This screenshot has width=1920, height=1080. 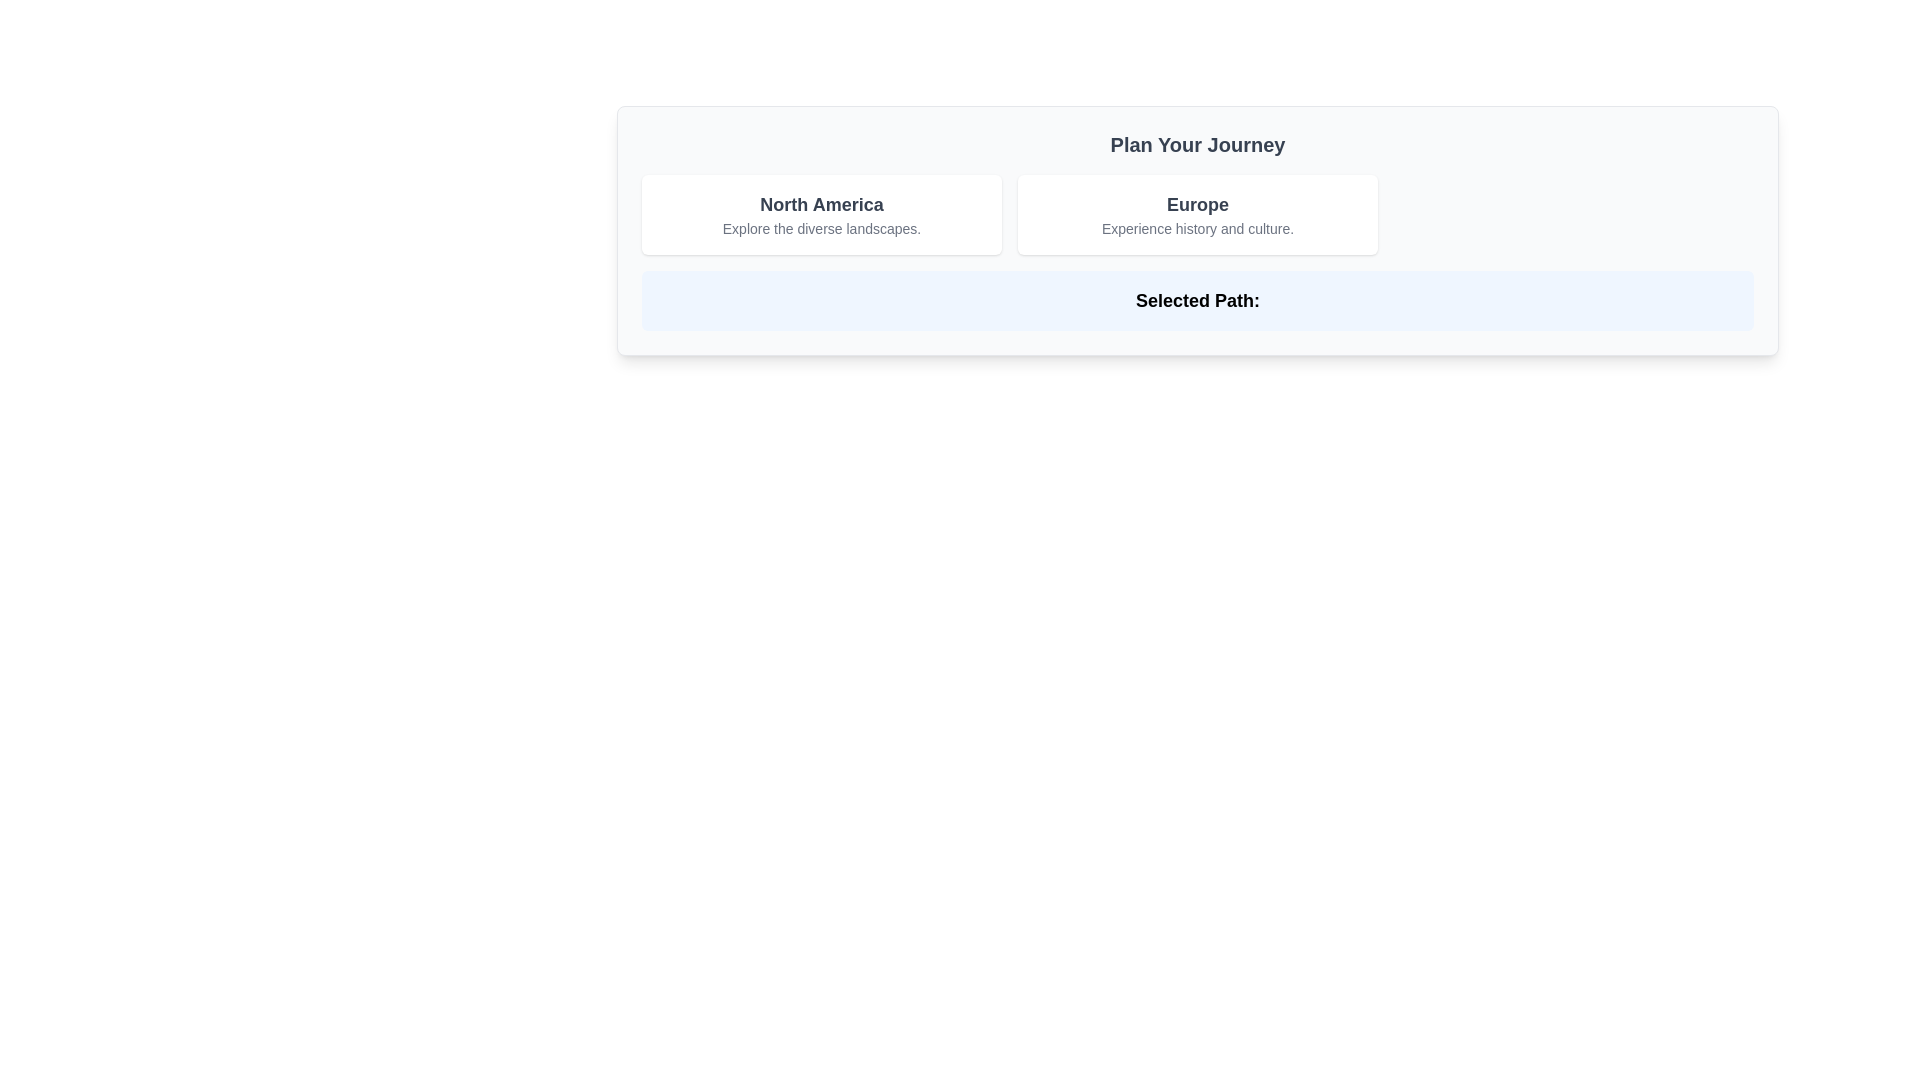 I want to click on text content of the bold 'Europe' label, which is positioned at the top center of a white card with rounded corners, so click(x=1198, y=204).